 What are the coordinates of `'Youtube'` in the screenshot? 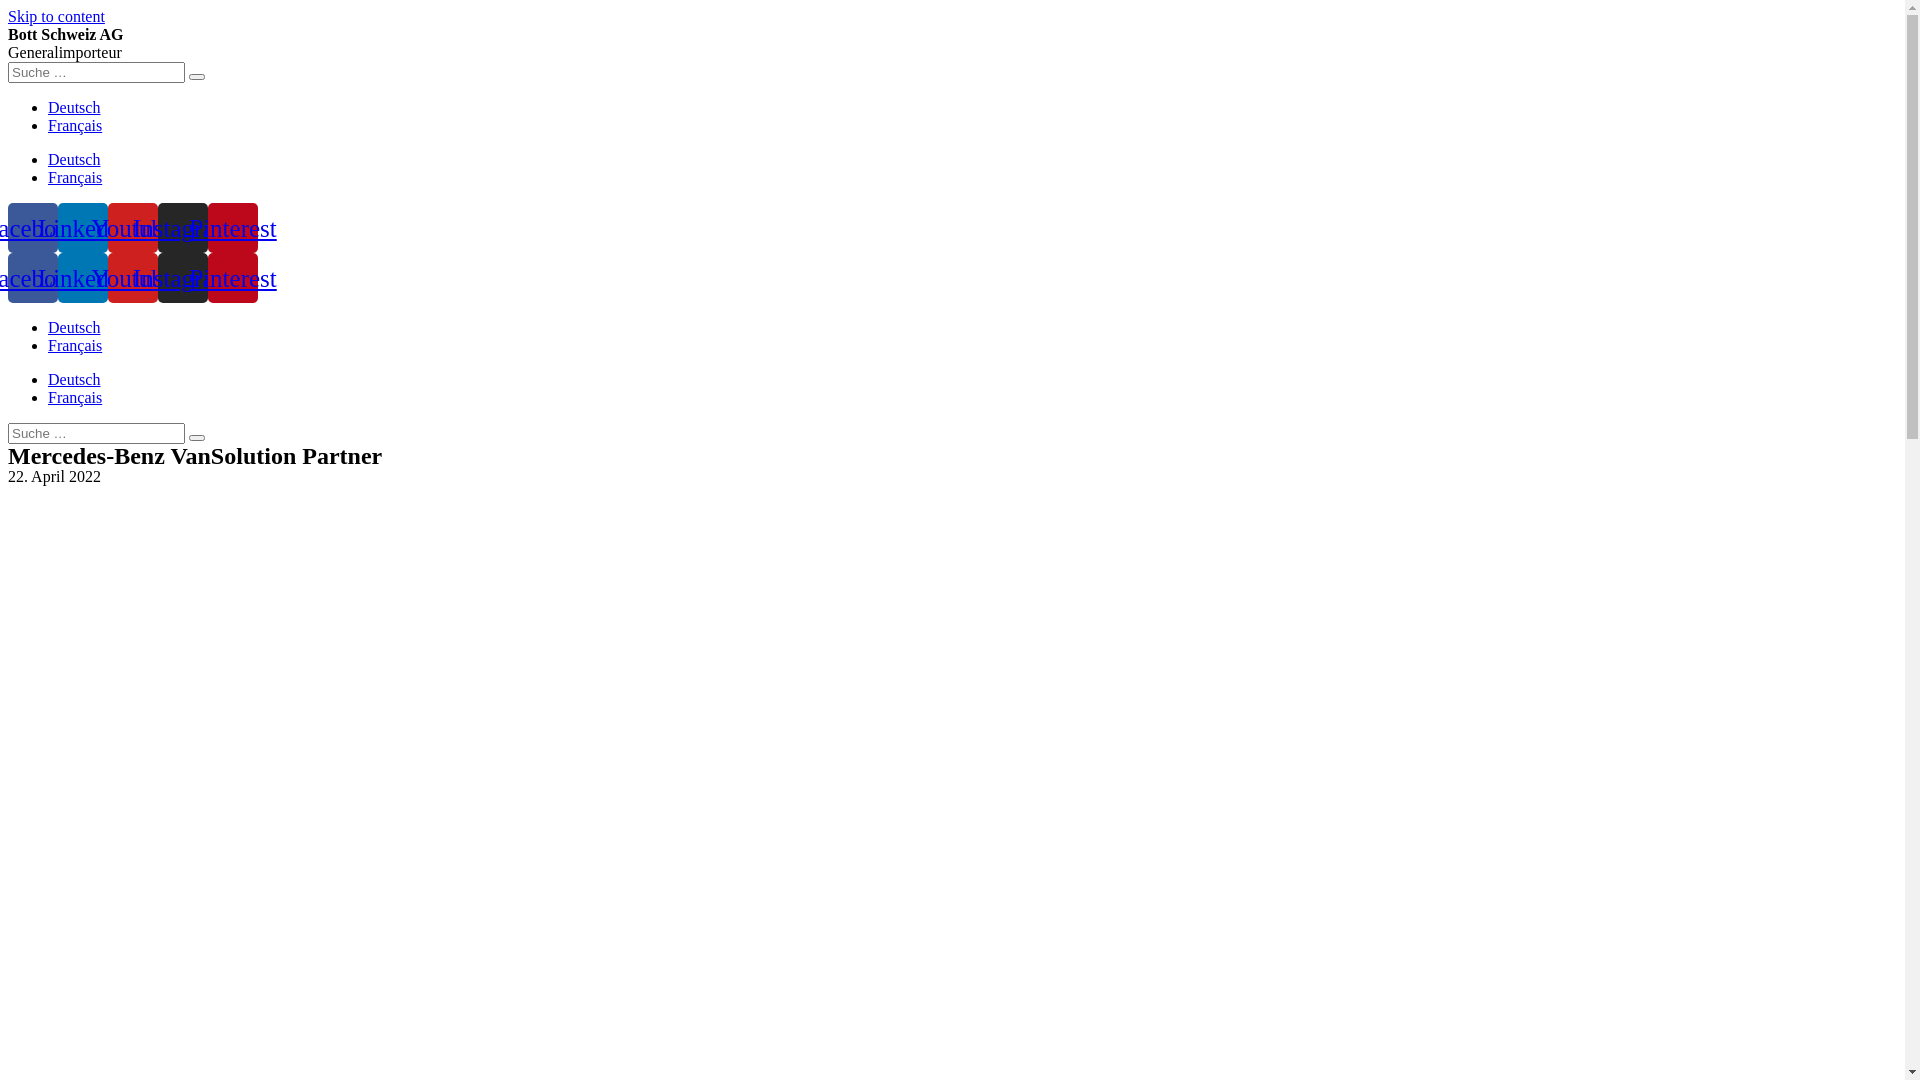 It's located at (132, 277).